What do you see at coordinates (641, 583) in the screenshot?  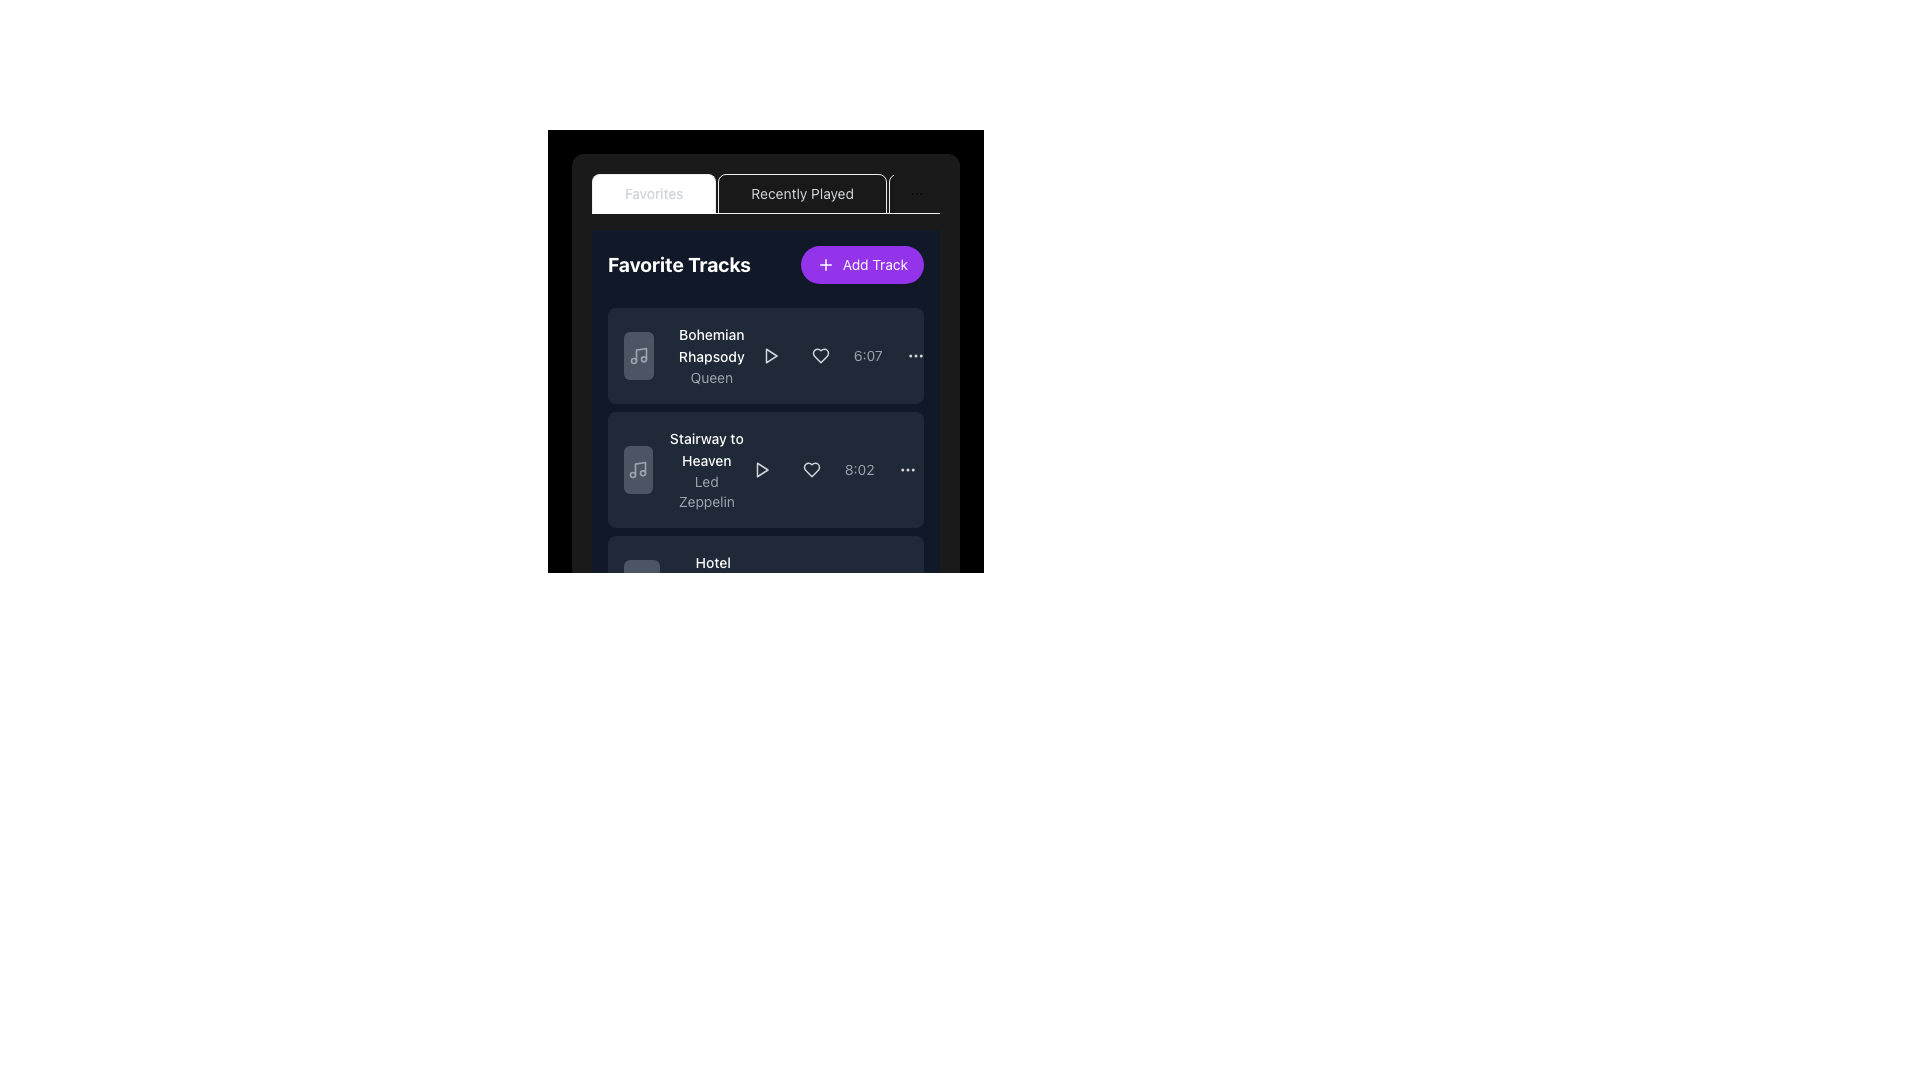 I see `the square-shaped button with a gray background and a musical note icon, located to the left of the text 'Hotel California' and 'Eagles'` at bounding box center [641, 583].